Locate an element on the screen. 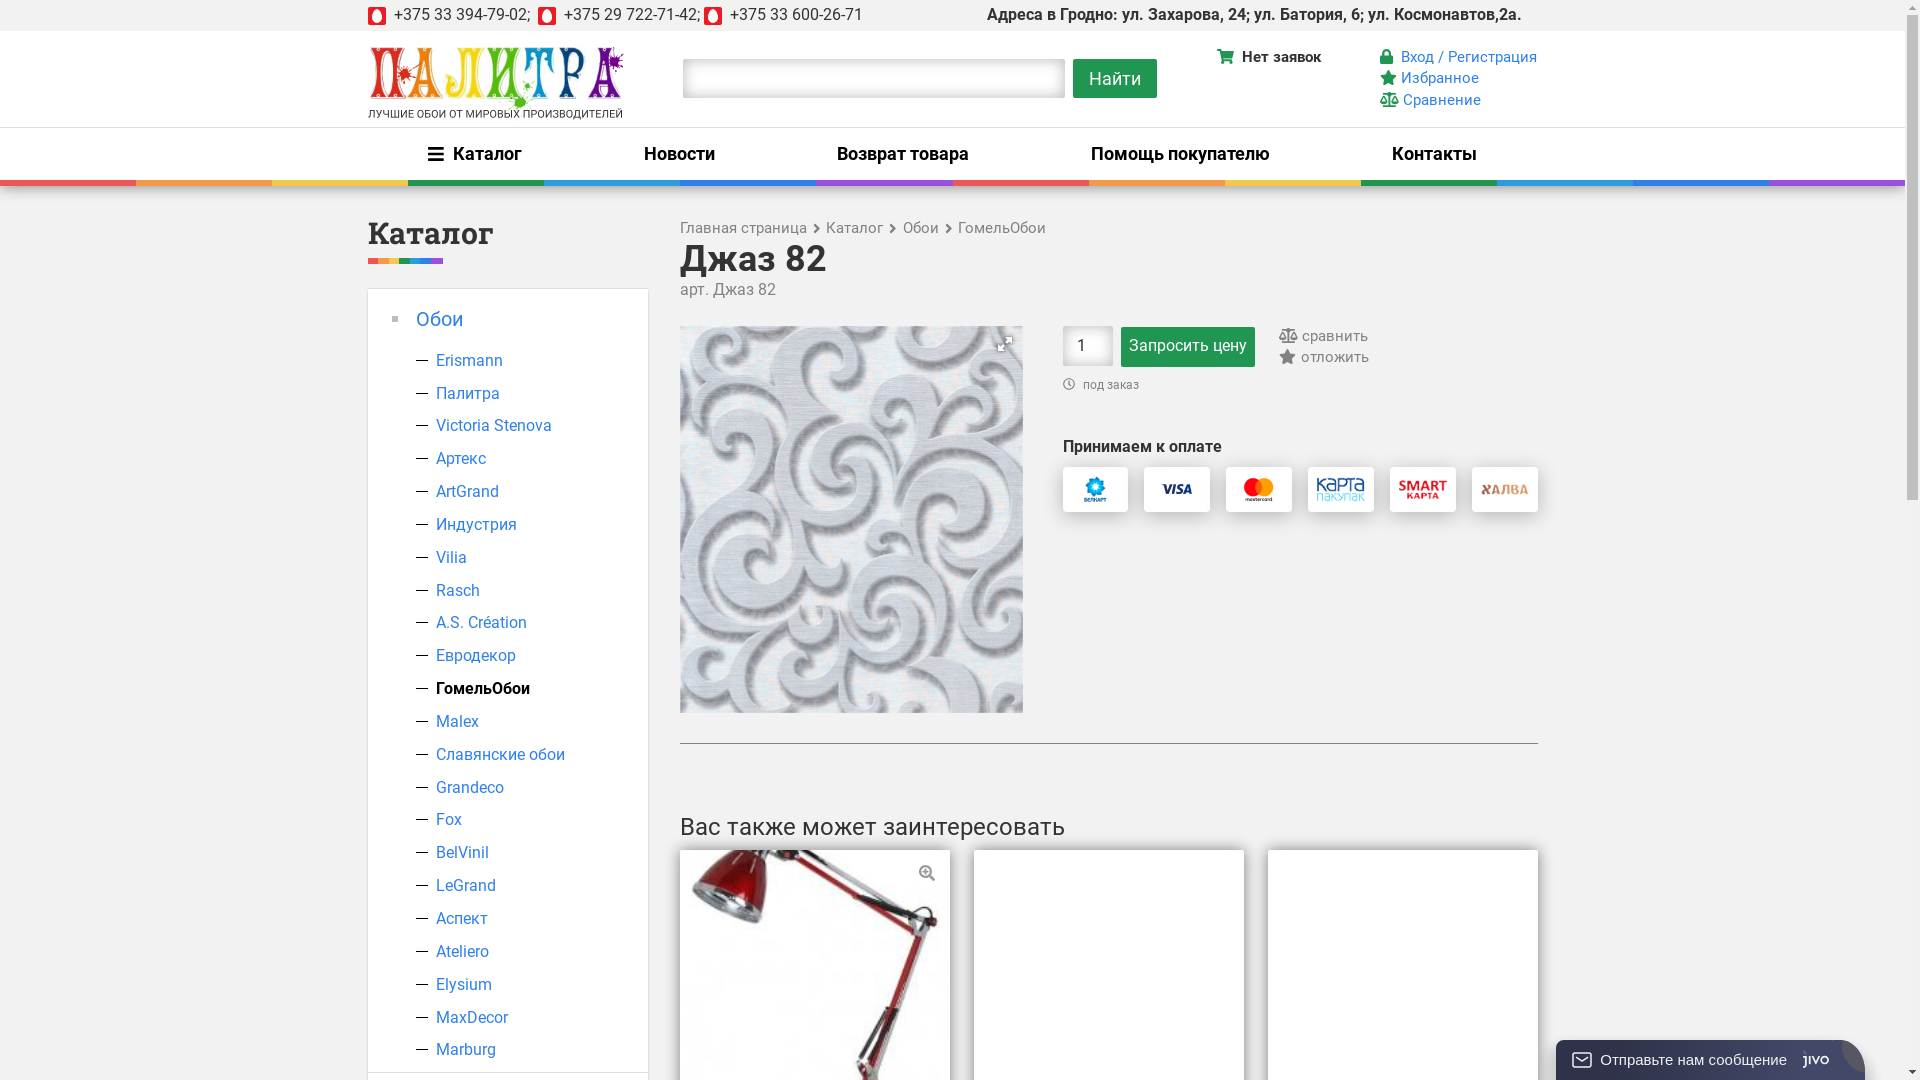 This screenshot has width=1920, height=1080. 'Fox' is located at coordinates (448, 819).